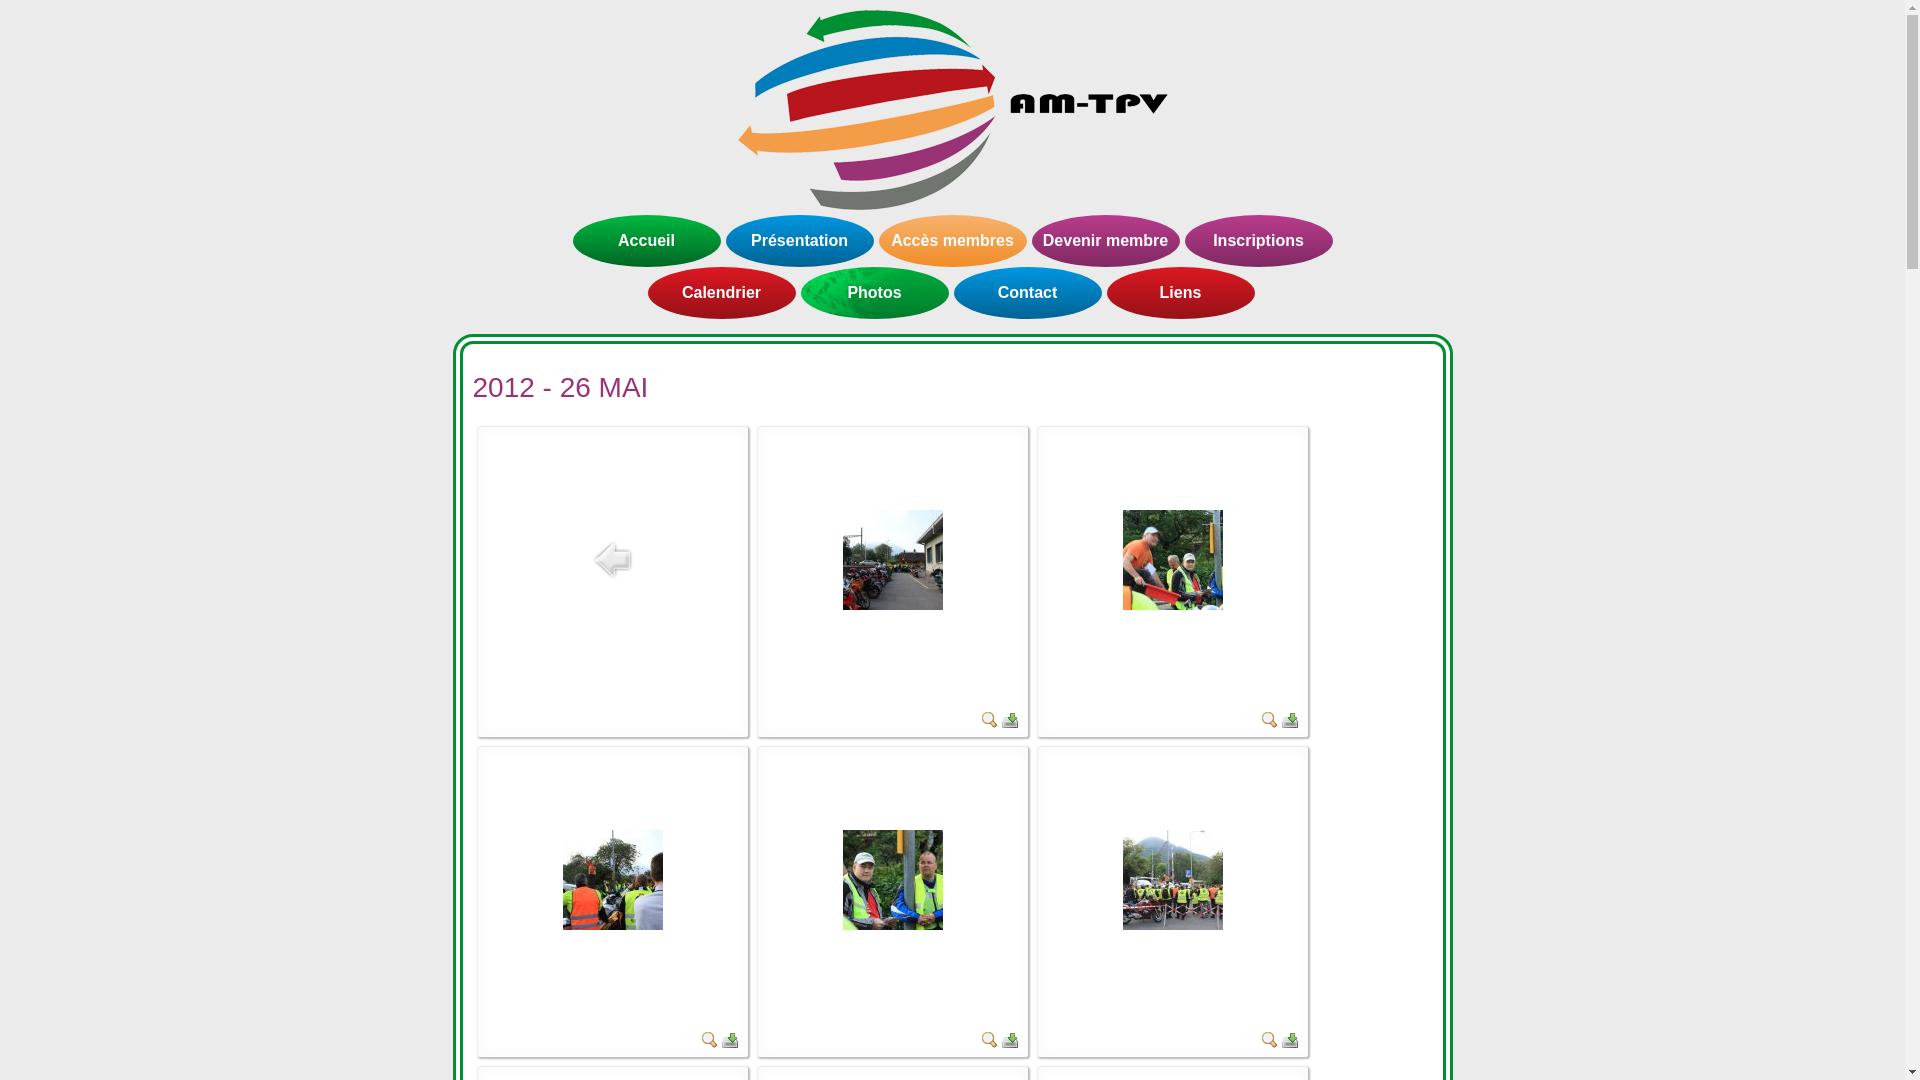  Describe the element at coordinates (1104, 239) in the screenshot. I see `'Devenir membre'` at that location.